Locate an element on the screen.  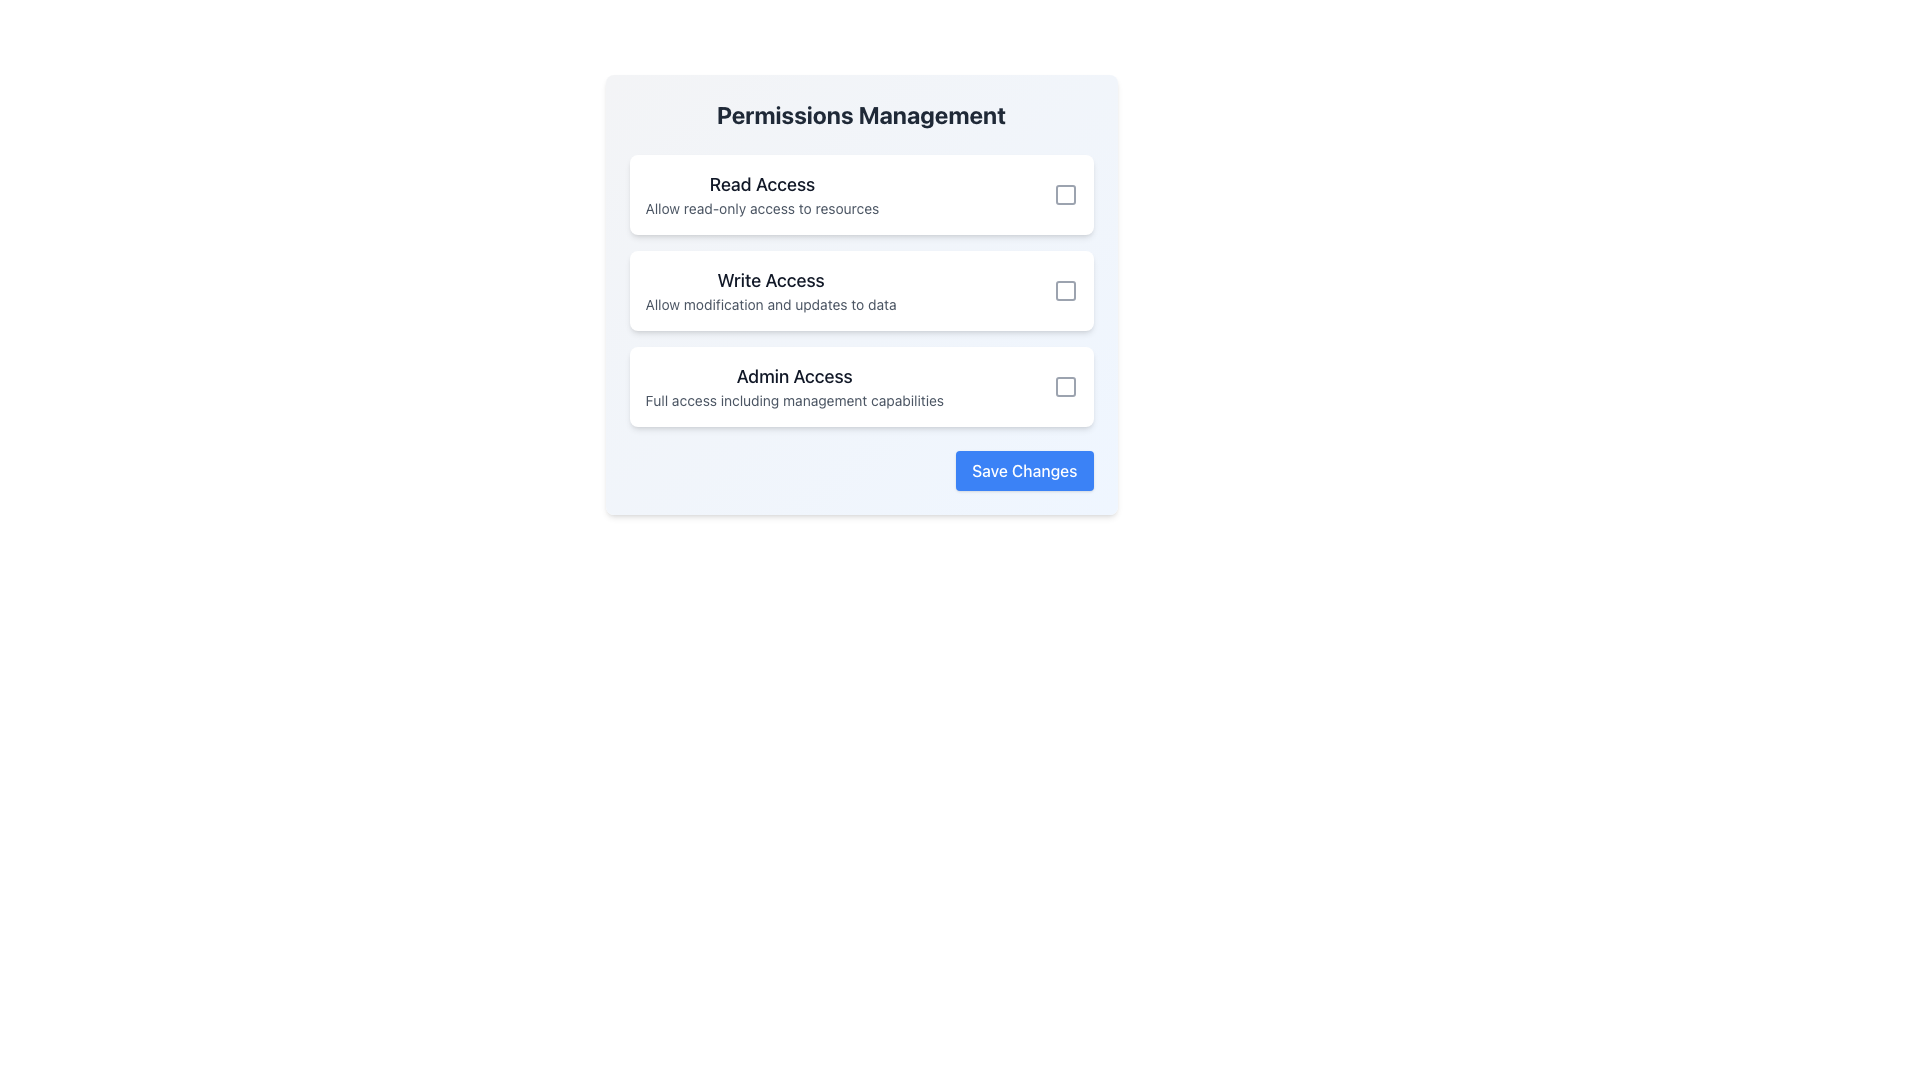
the Checkbox Indicator for the 'Read Access' option is located at coordinates (1064, 195).